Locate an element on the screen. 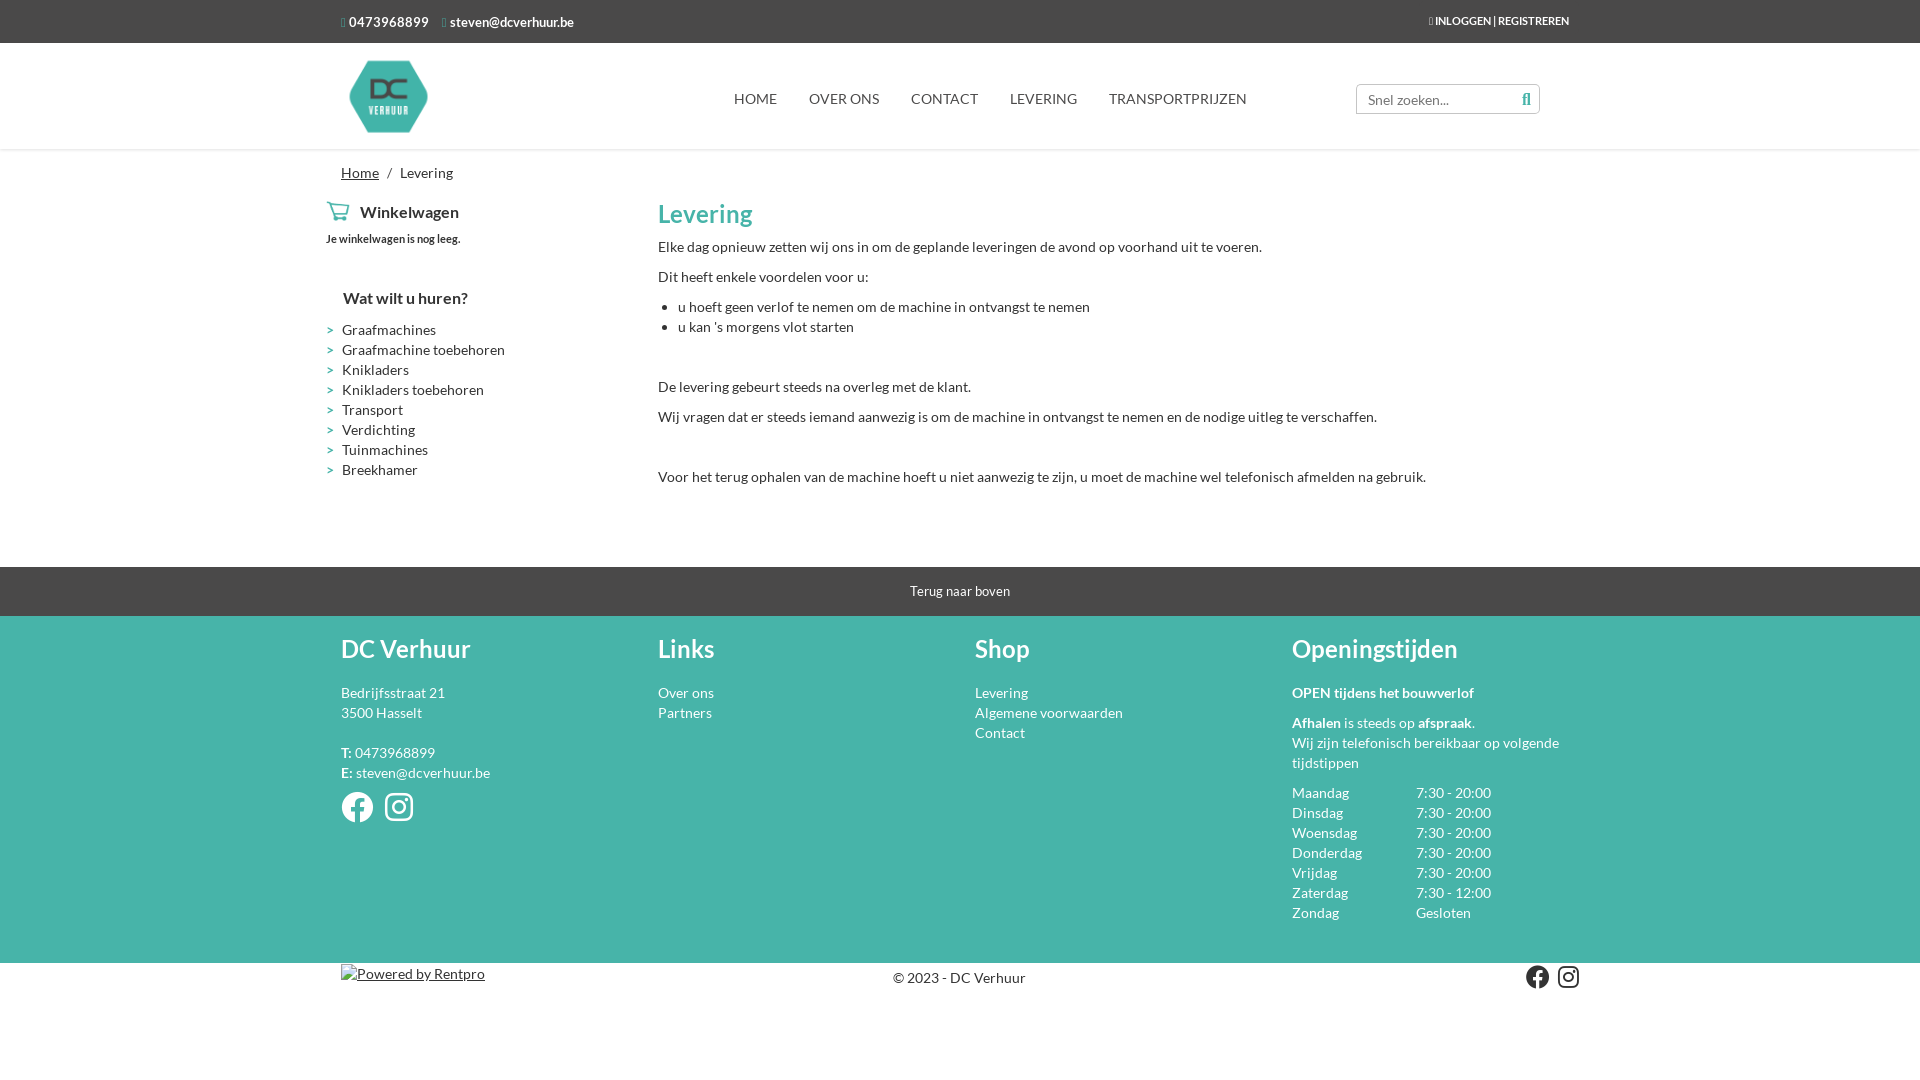 Image resolution: width=1920 pixels, height=1080 pixels. 'Knikladers toebehoren' is located at coordinates (411, 389).